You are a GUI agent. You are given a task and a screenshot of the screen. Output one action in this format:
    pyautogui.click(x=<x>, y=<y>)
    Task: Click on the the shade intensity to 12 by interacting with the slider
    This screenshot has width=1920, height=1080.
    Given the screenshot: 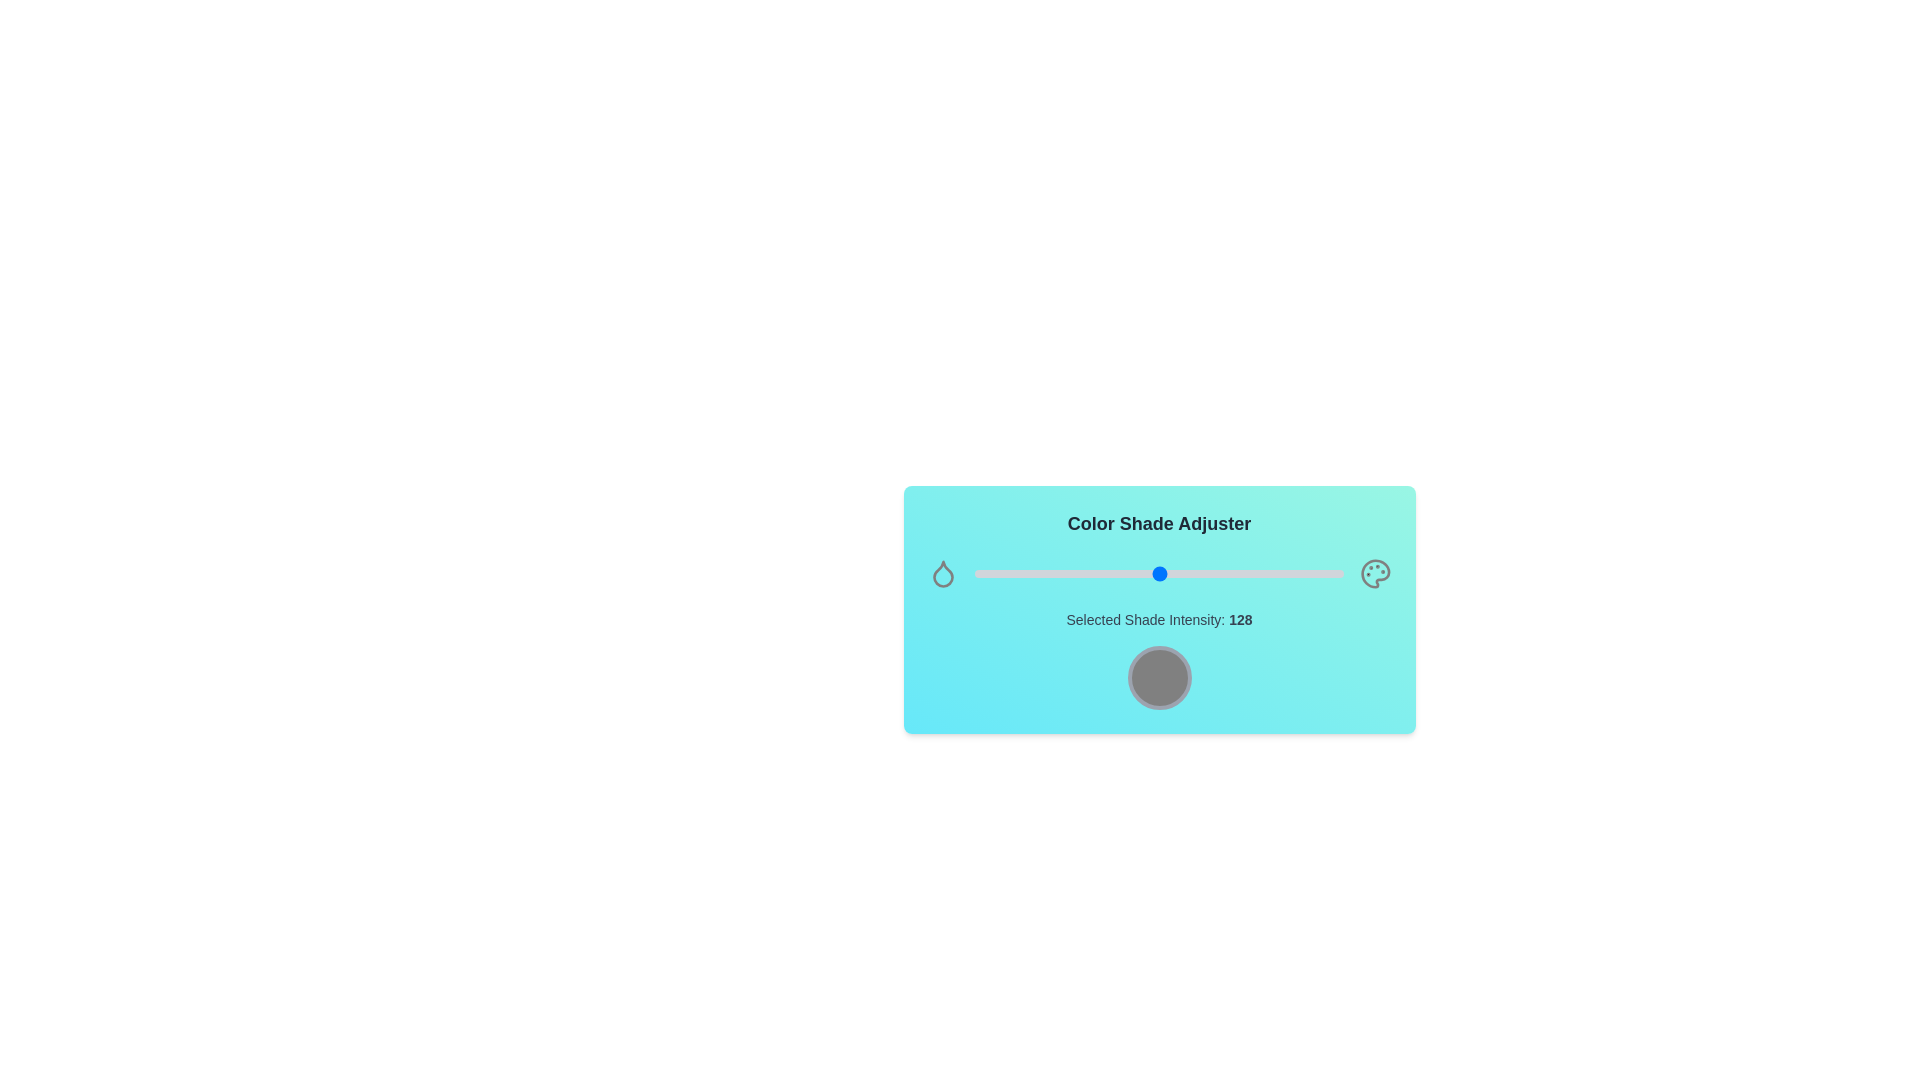 What is the action you would take?
    pyautogui.click(x=992, y=574)
    